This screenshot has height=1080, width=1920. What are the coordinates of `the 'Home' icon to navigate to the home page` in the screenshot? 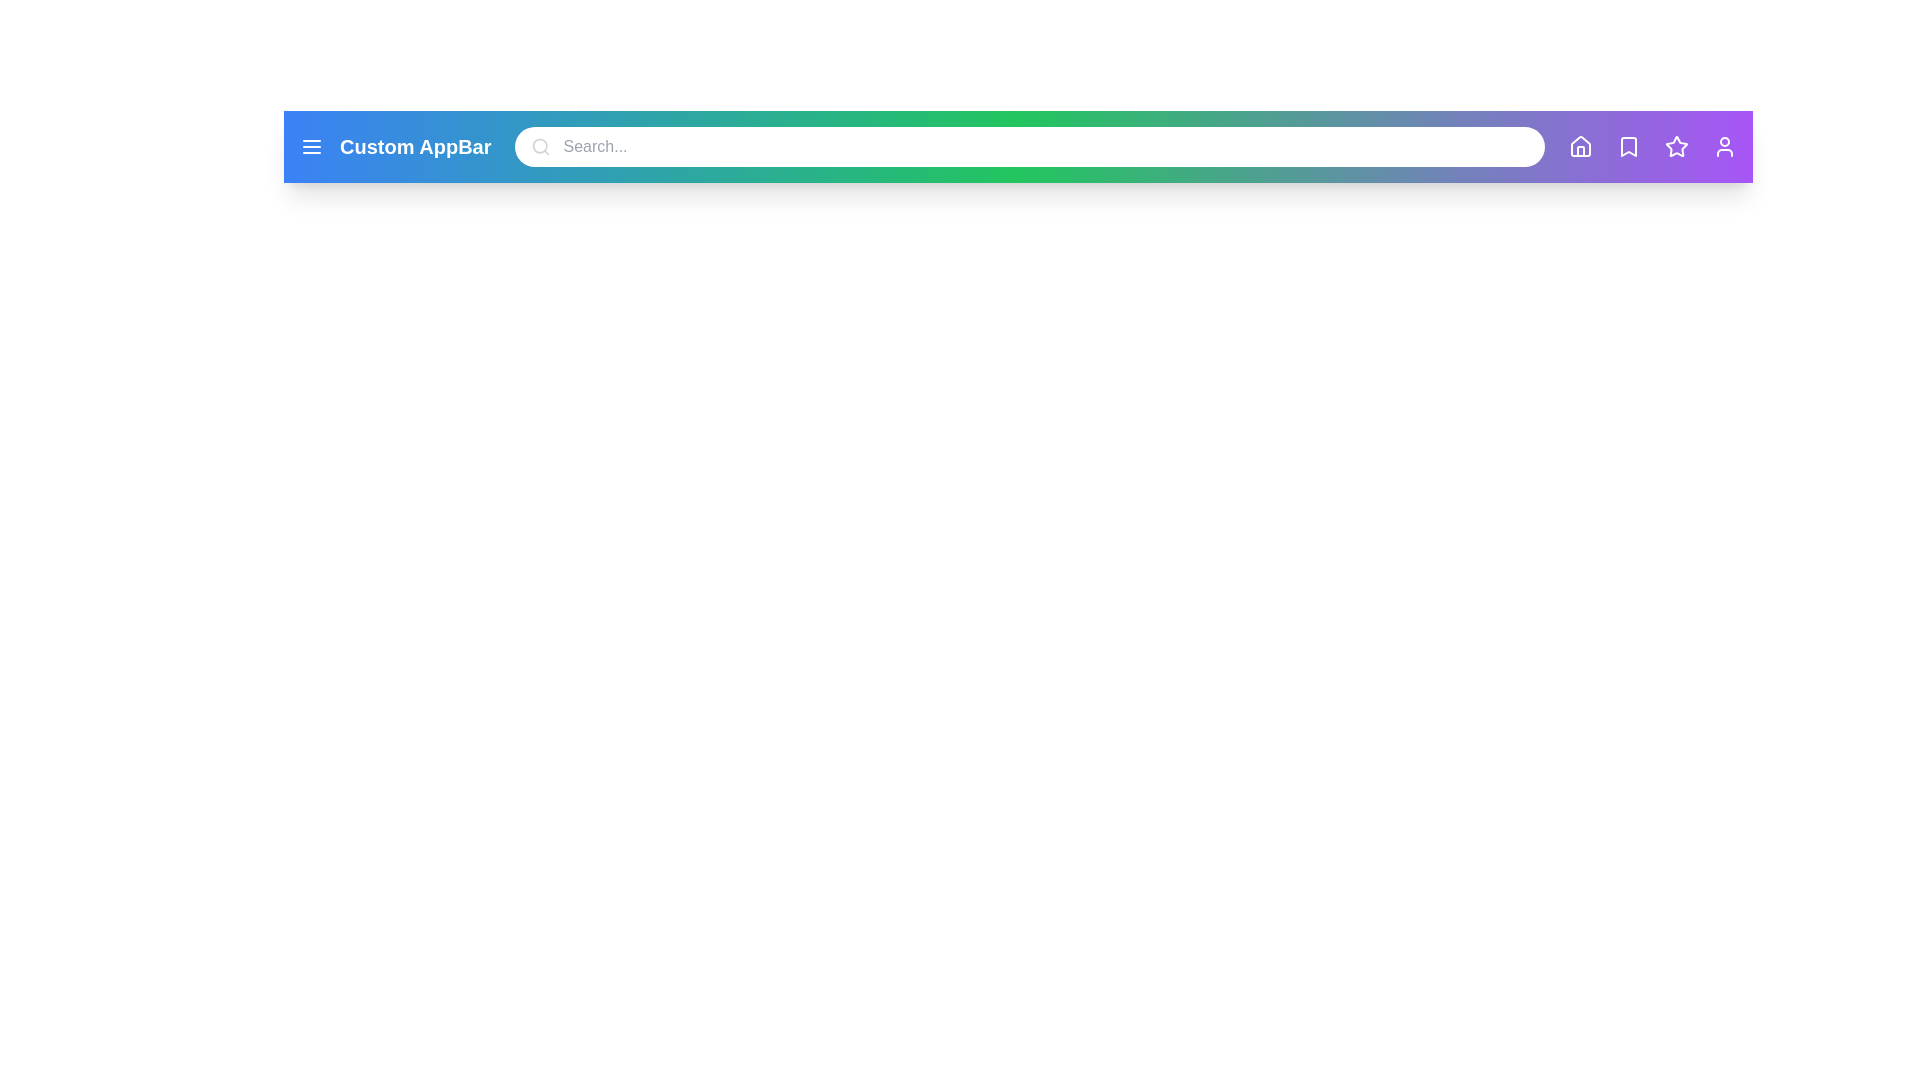 It's located at (1579, 145).